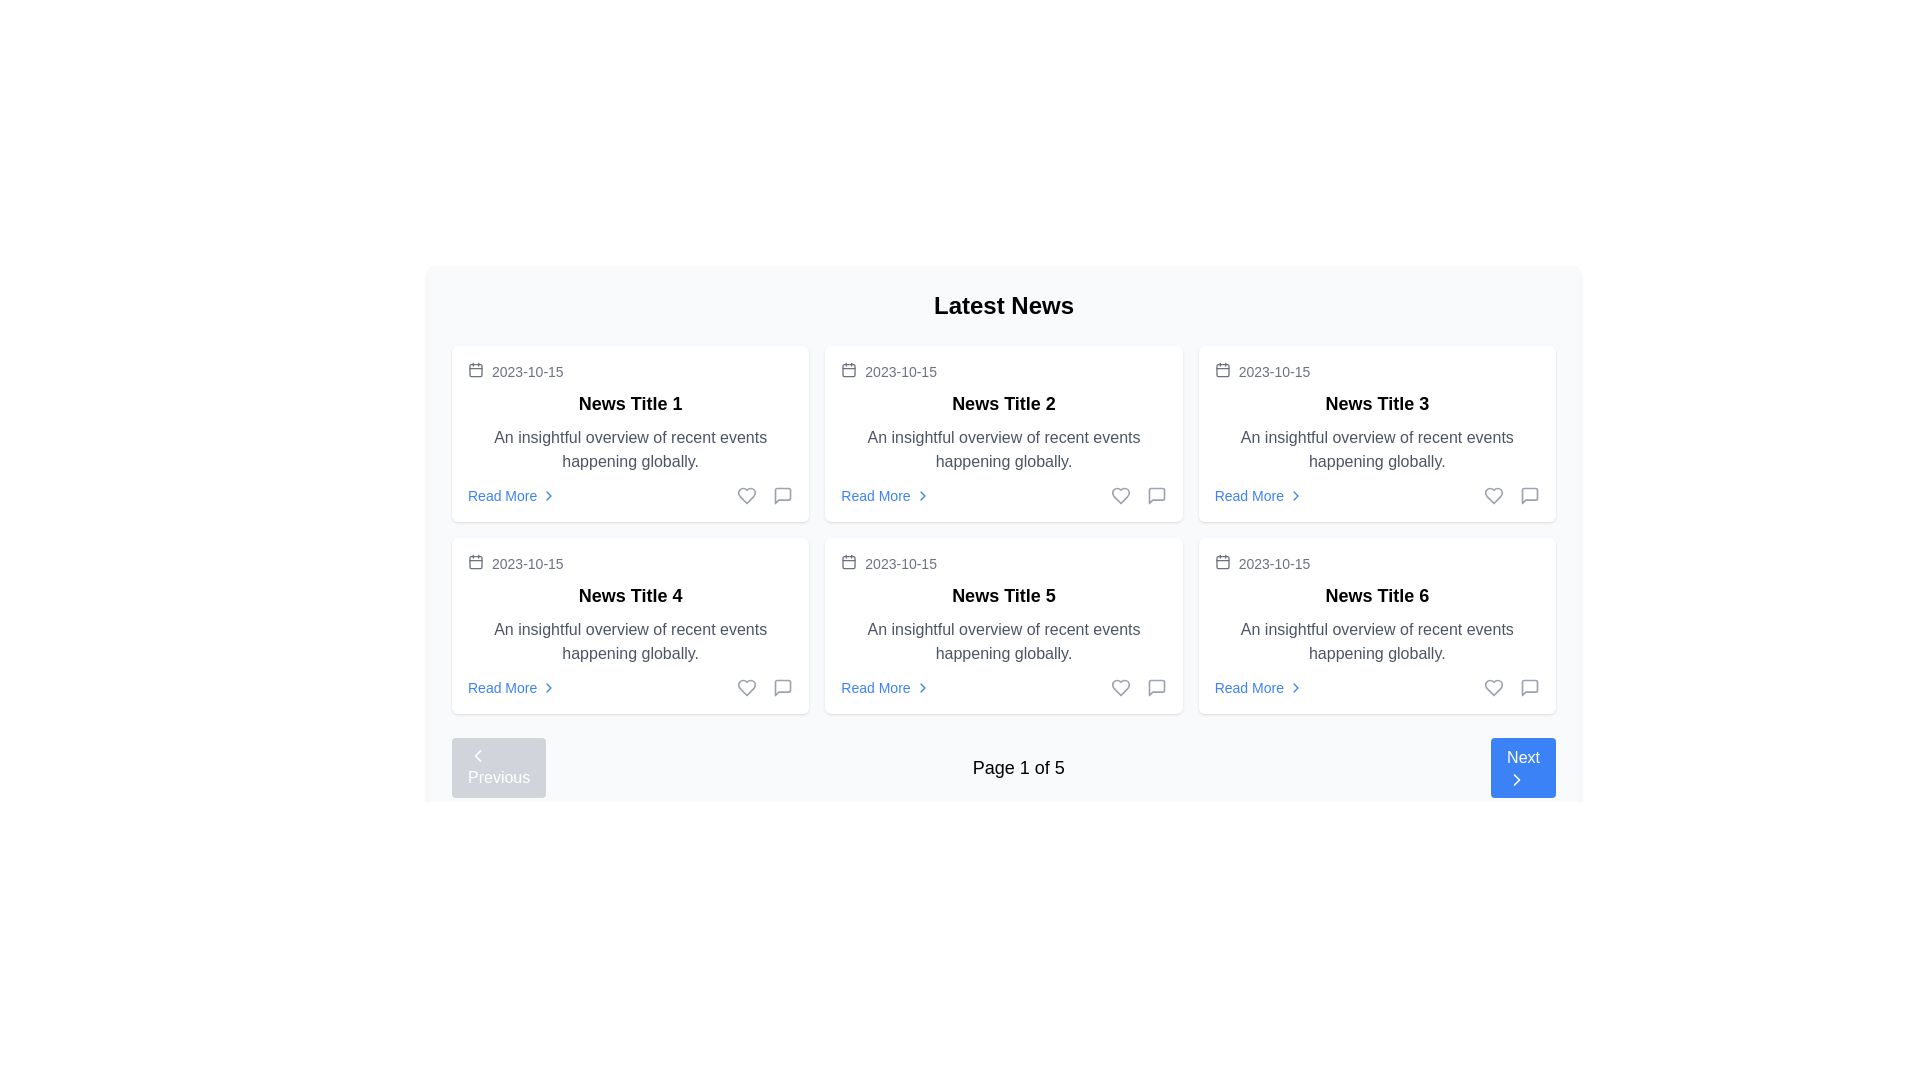  I want to click on the heart icon in the interactive options group located under the 'News Title 5' card to like the article, so click(1138, 686).